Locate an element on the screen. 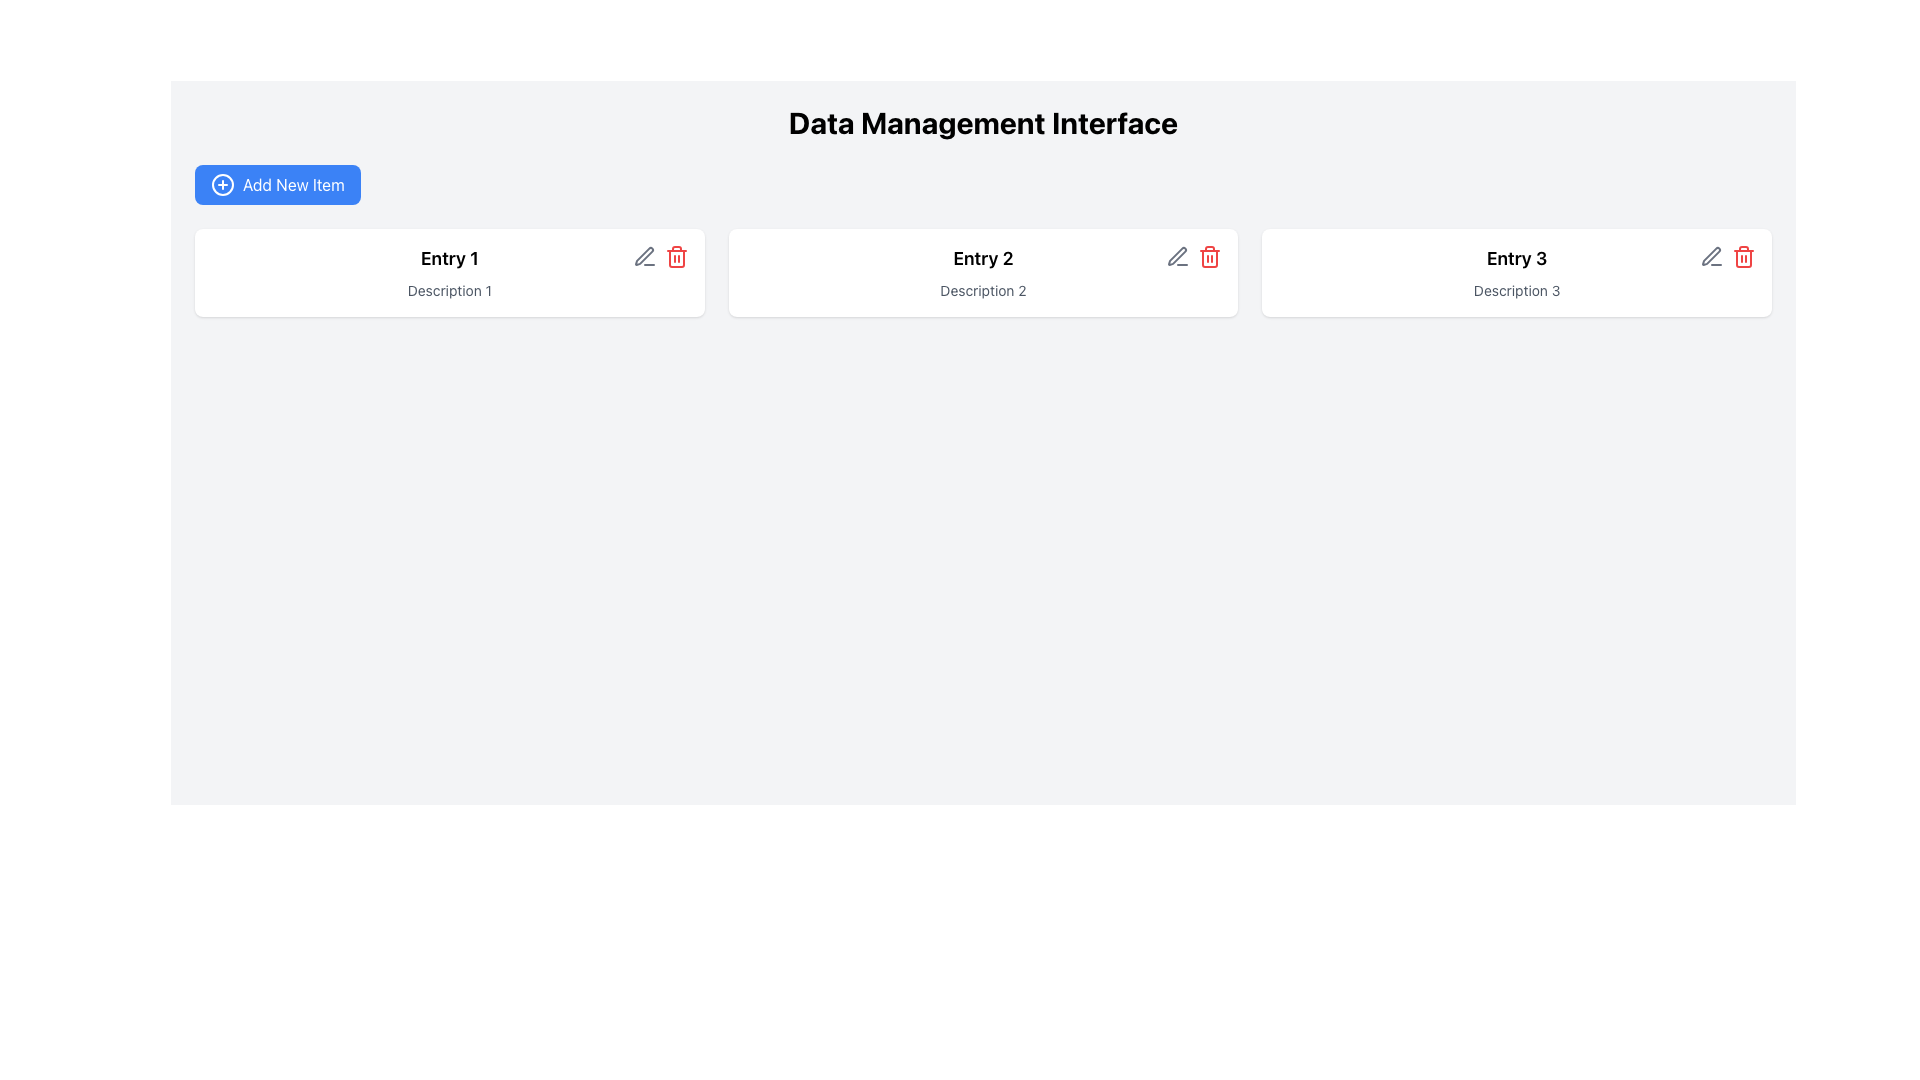 The height and width of the screenshot is (1080, 1920). the interactive icon group in the top-right corner of the 'Entry 3' card is located at coordinates (1727, 256).